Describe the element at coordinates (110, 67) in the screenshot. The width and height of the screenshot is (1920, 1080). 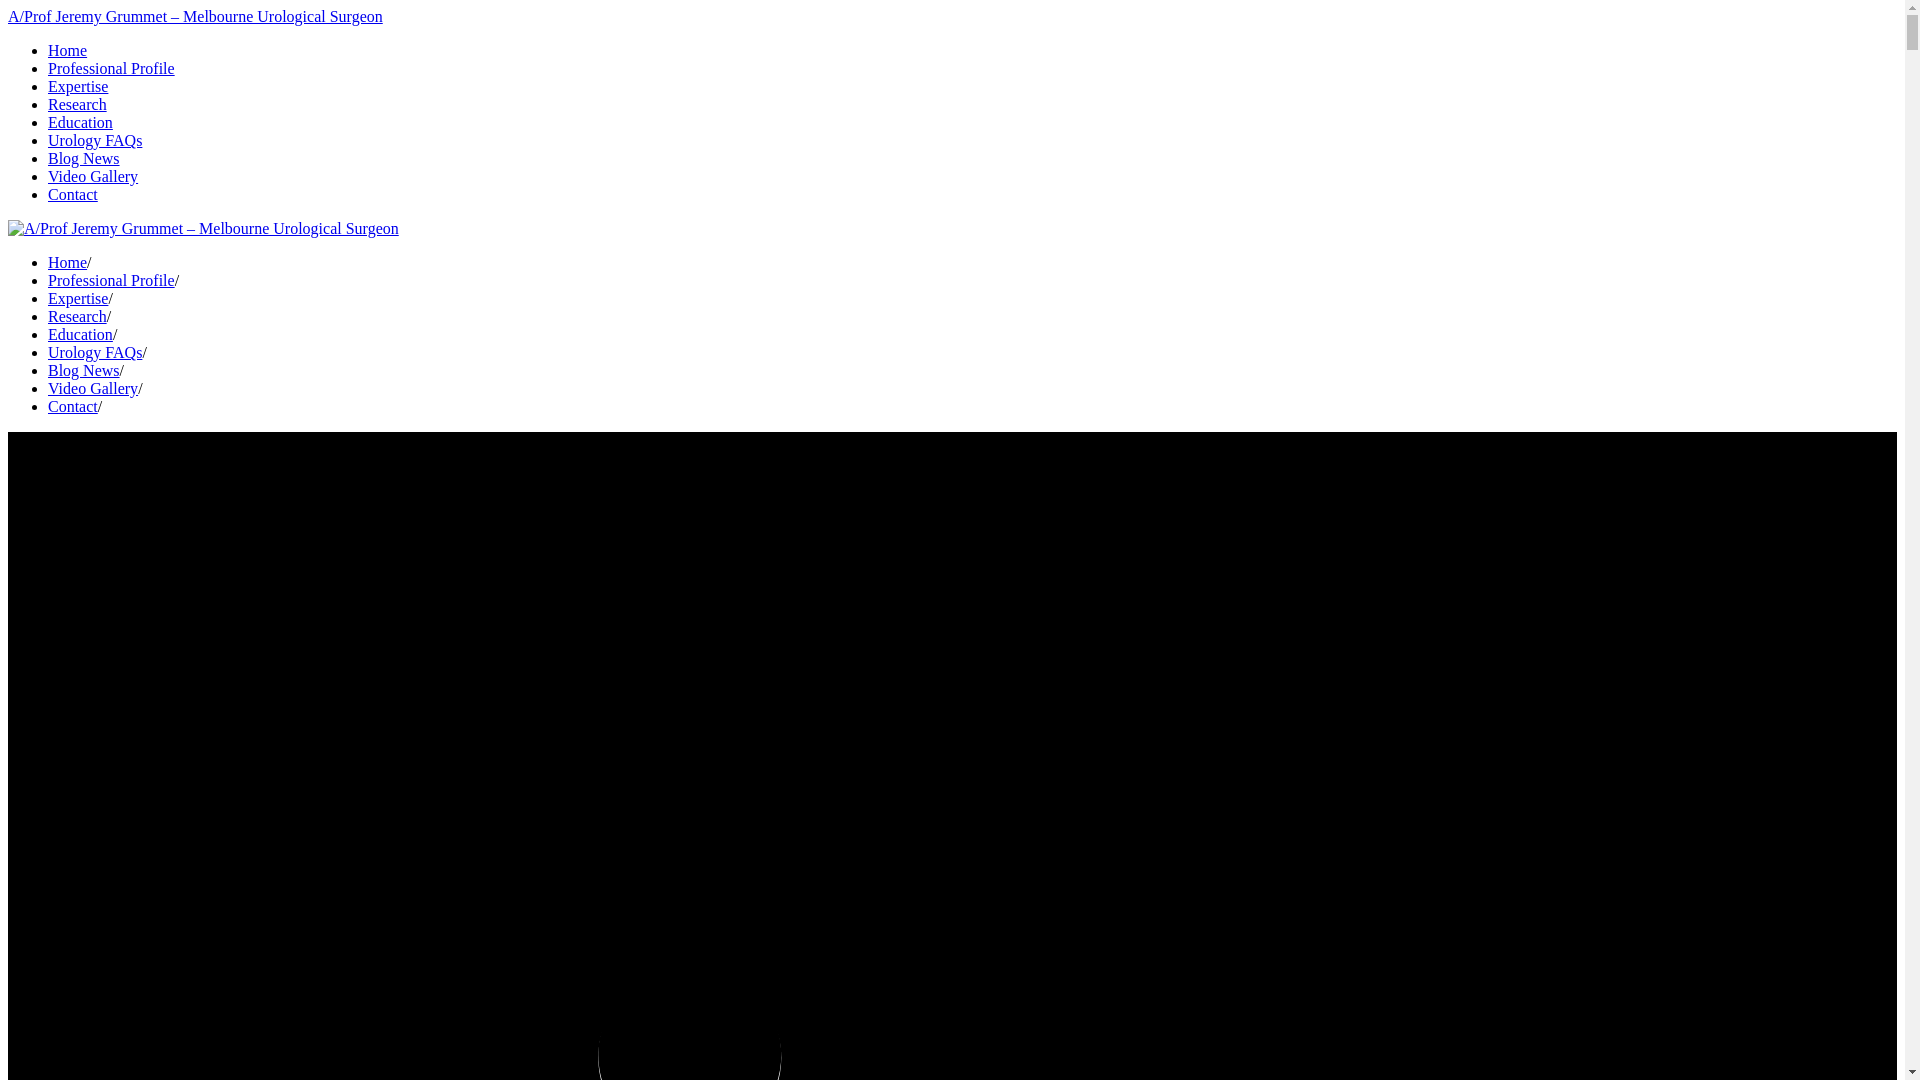
I see `'Professional Profile'` at that location.